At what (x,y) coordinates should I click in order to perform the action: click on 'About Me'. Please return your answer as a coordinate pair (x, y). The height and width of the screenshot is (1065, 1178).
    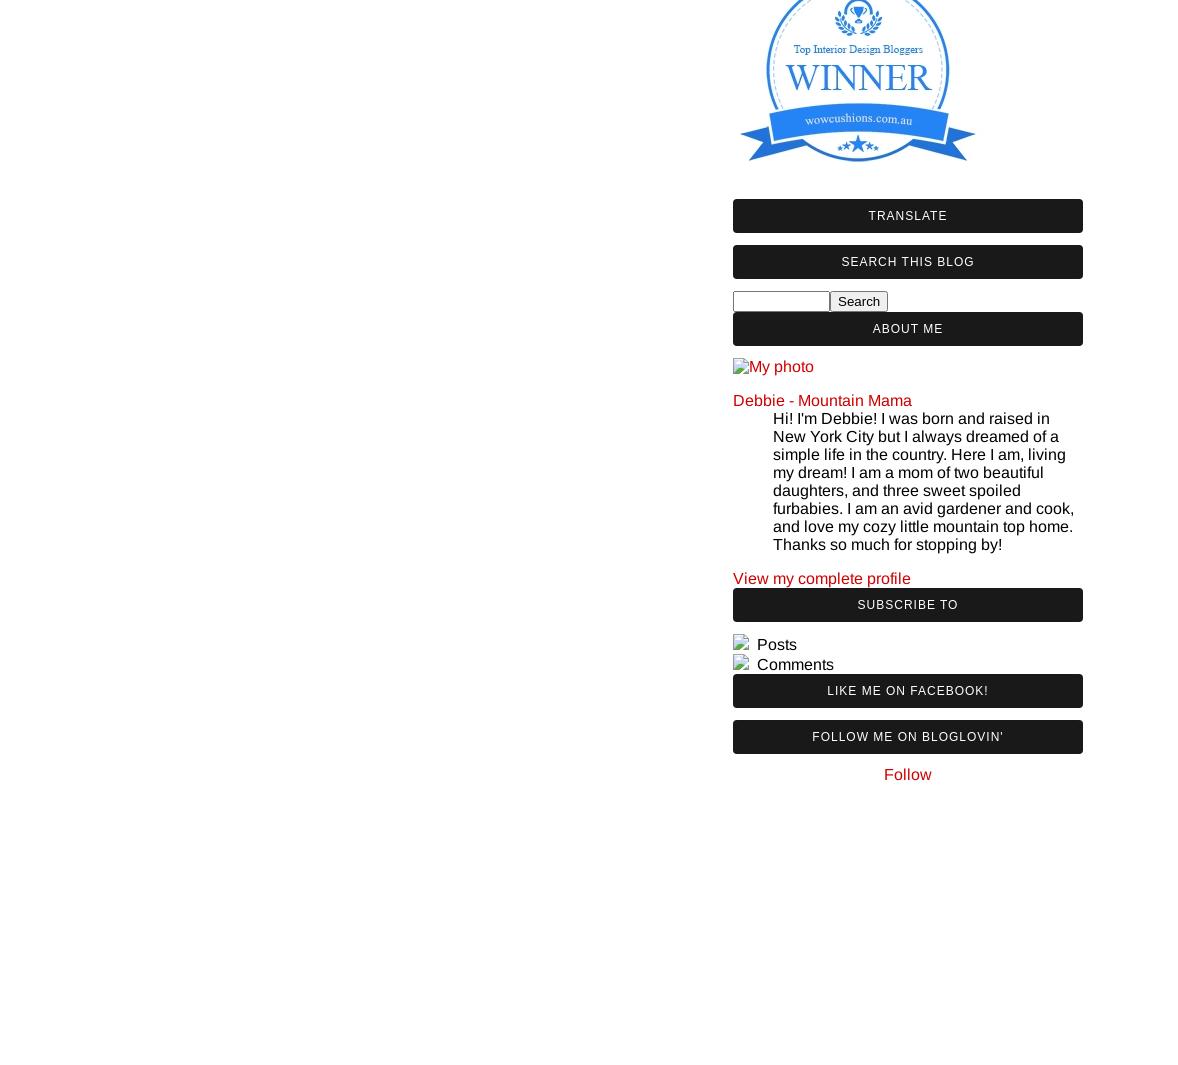
    Looking at the image, I should click on (907, 327).